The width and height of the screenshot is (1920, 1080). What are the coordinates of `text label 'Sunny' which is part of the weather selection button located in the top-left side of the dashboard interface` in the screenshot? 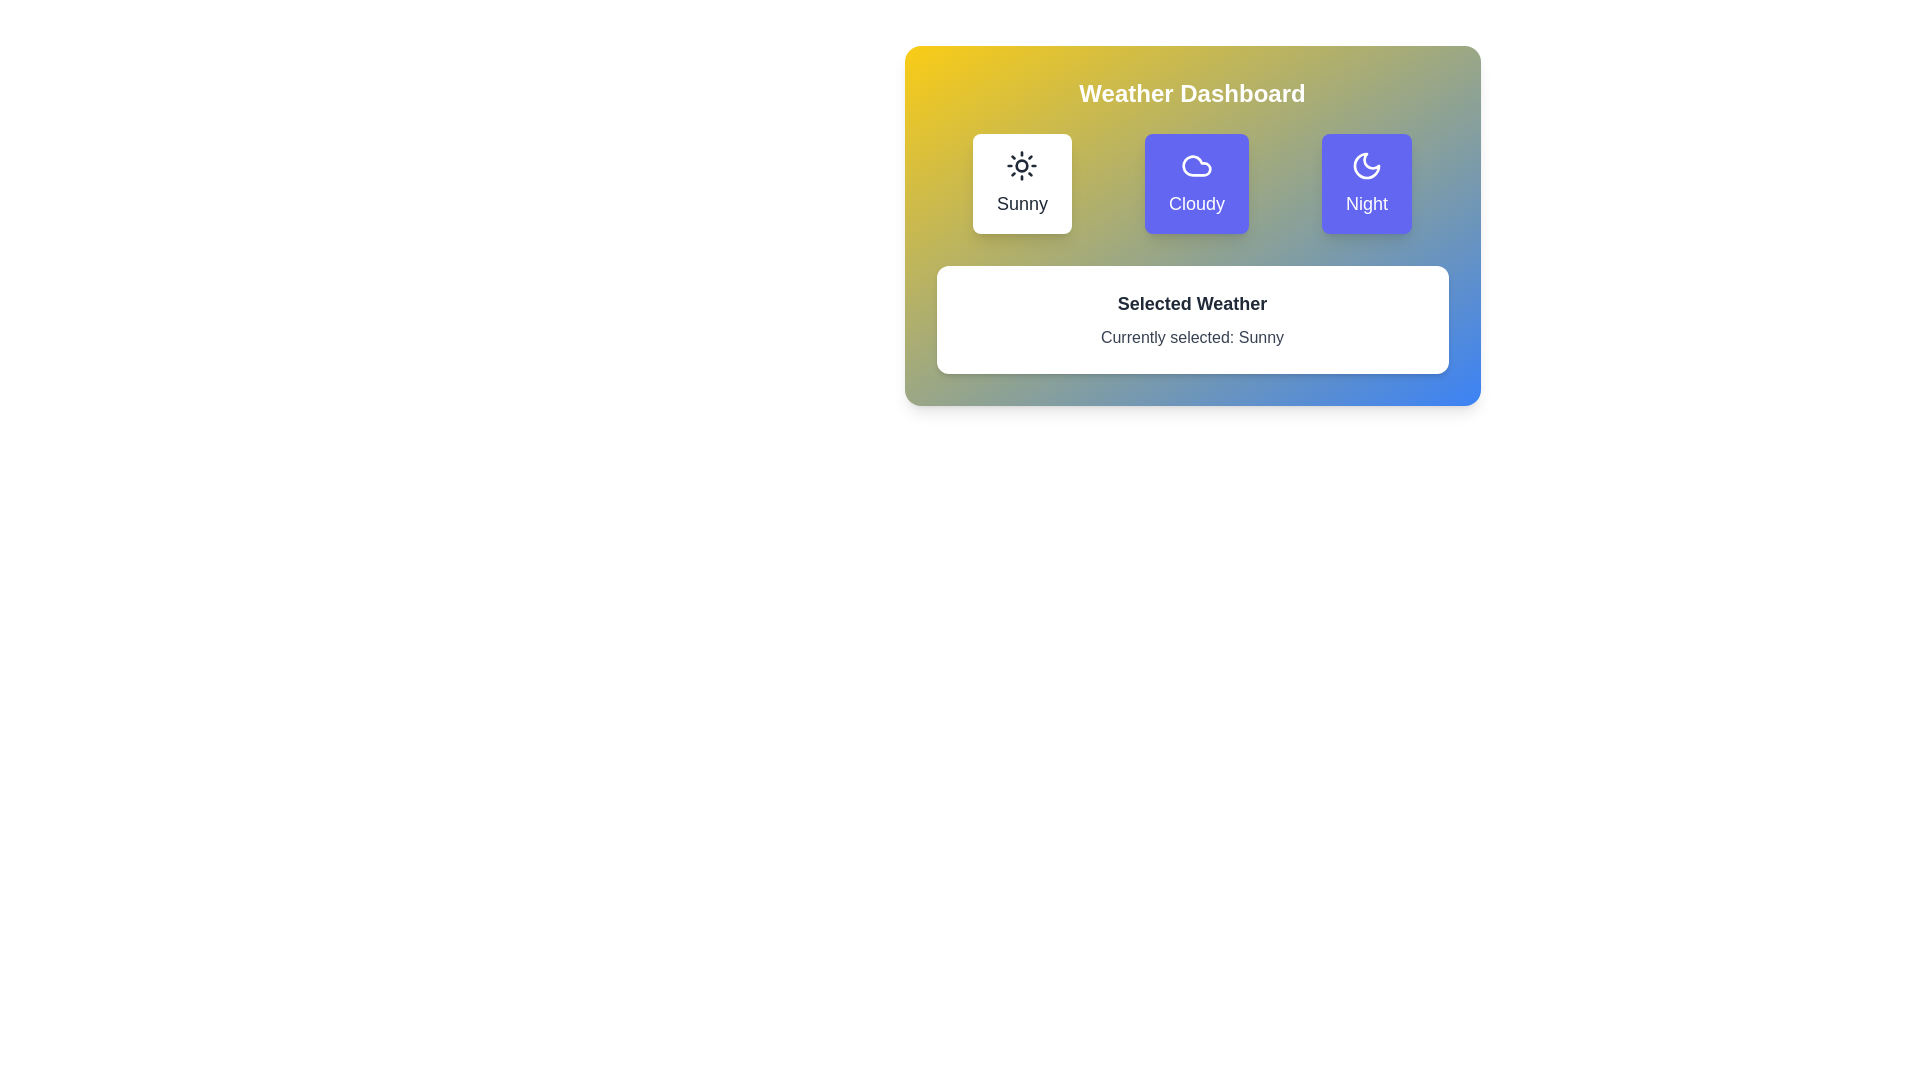 It's located at (1022, 204).